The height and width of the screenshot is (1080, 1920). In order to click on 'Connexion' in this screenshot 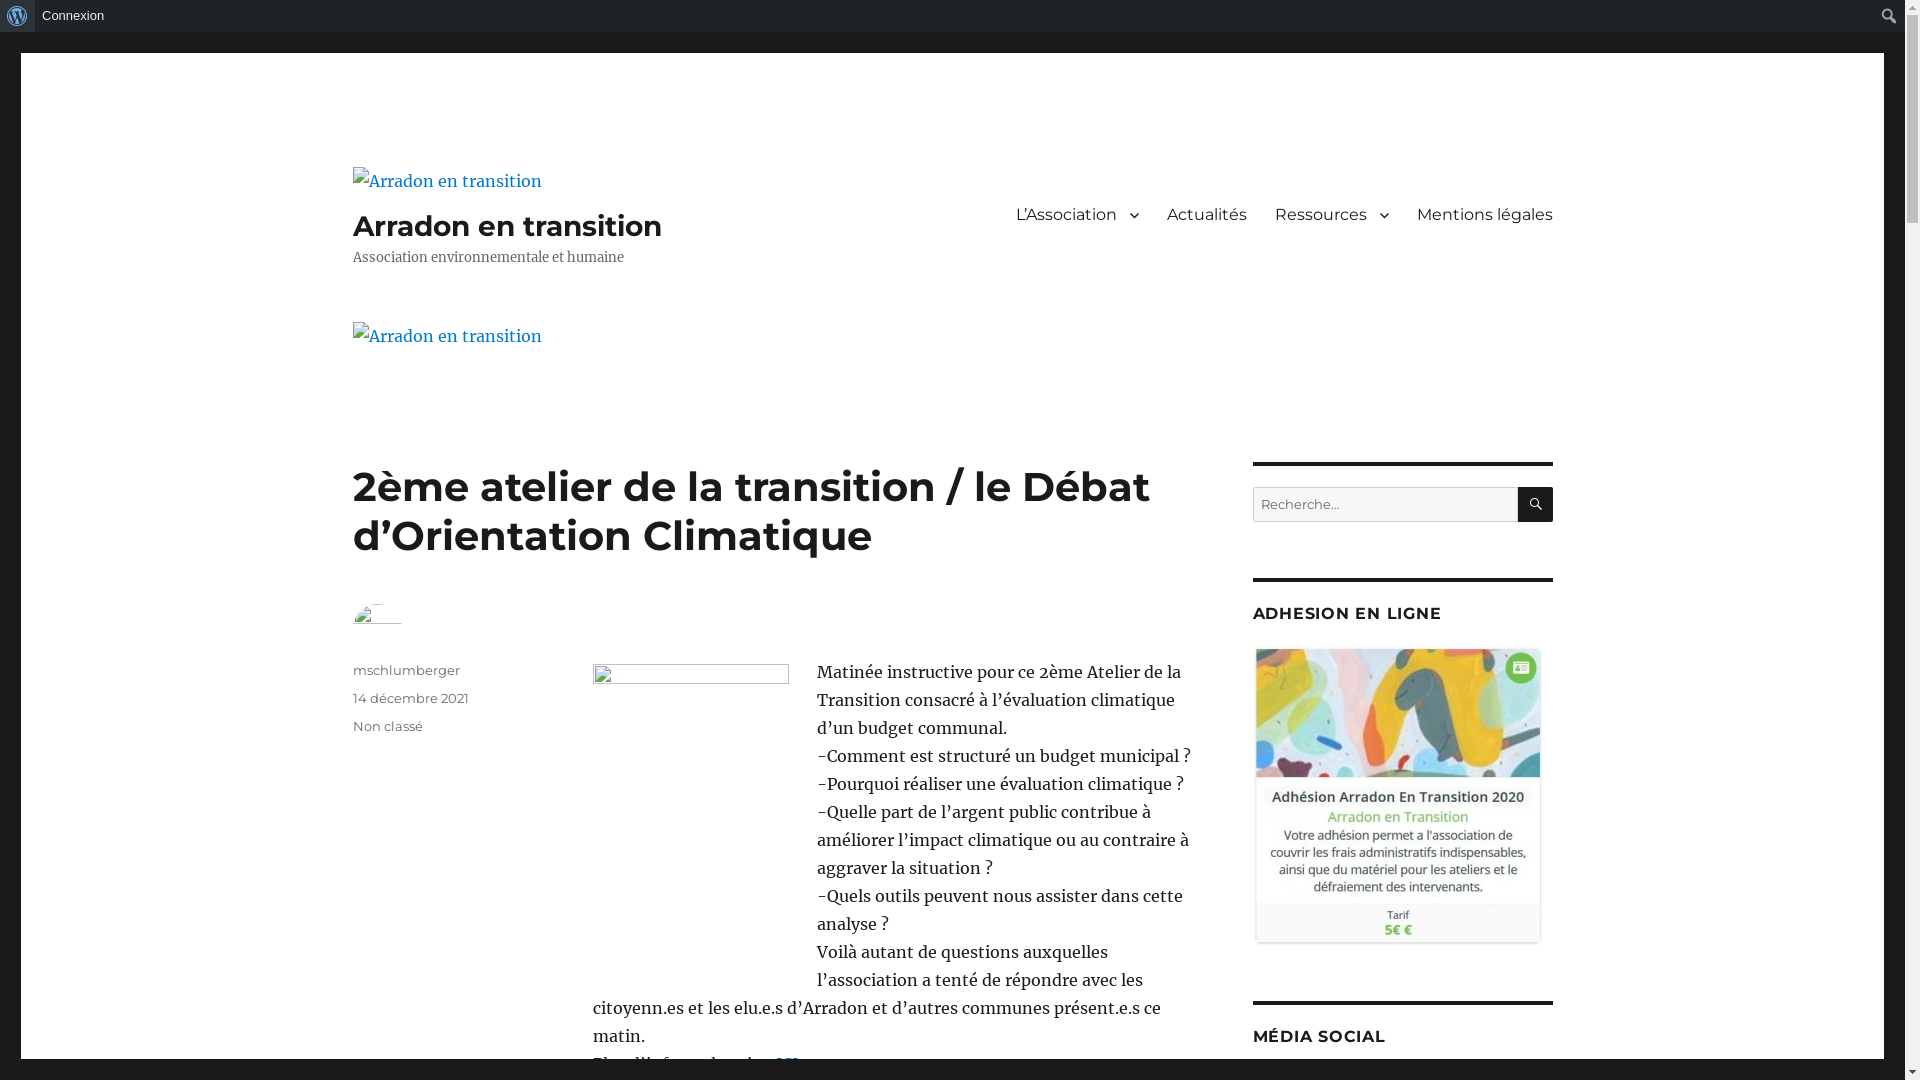, I will do `click(34, 15)`.